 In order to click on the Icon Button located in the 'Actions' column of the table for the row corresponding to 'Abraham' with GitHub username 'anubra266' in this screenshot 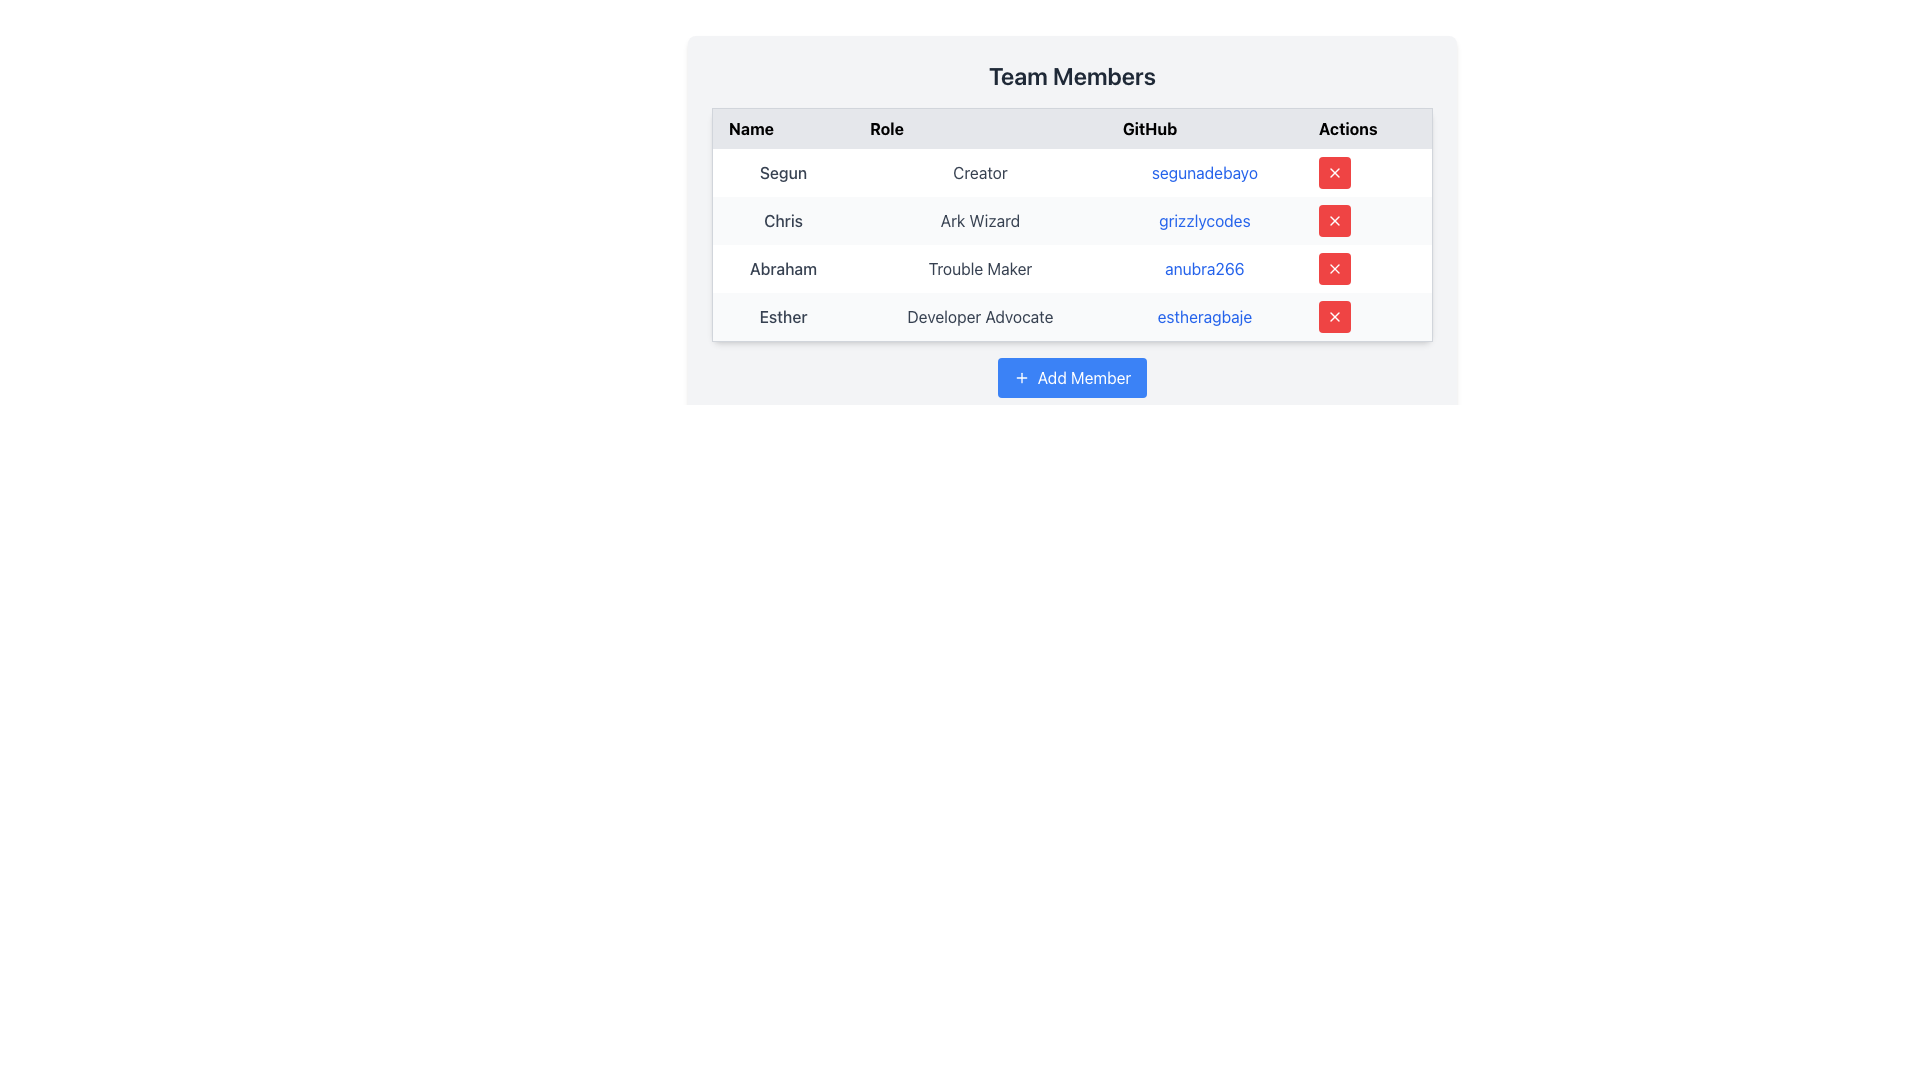, I will do `click(1334, 268)`.